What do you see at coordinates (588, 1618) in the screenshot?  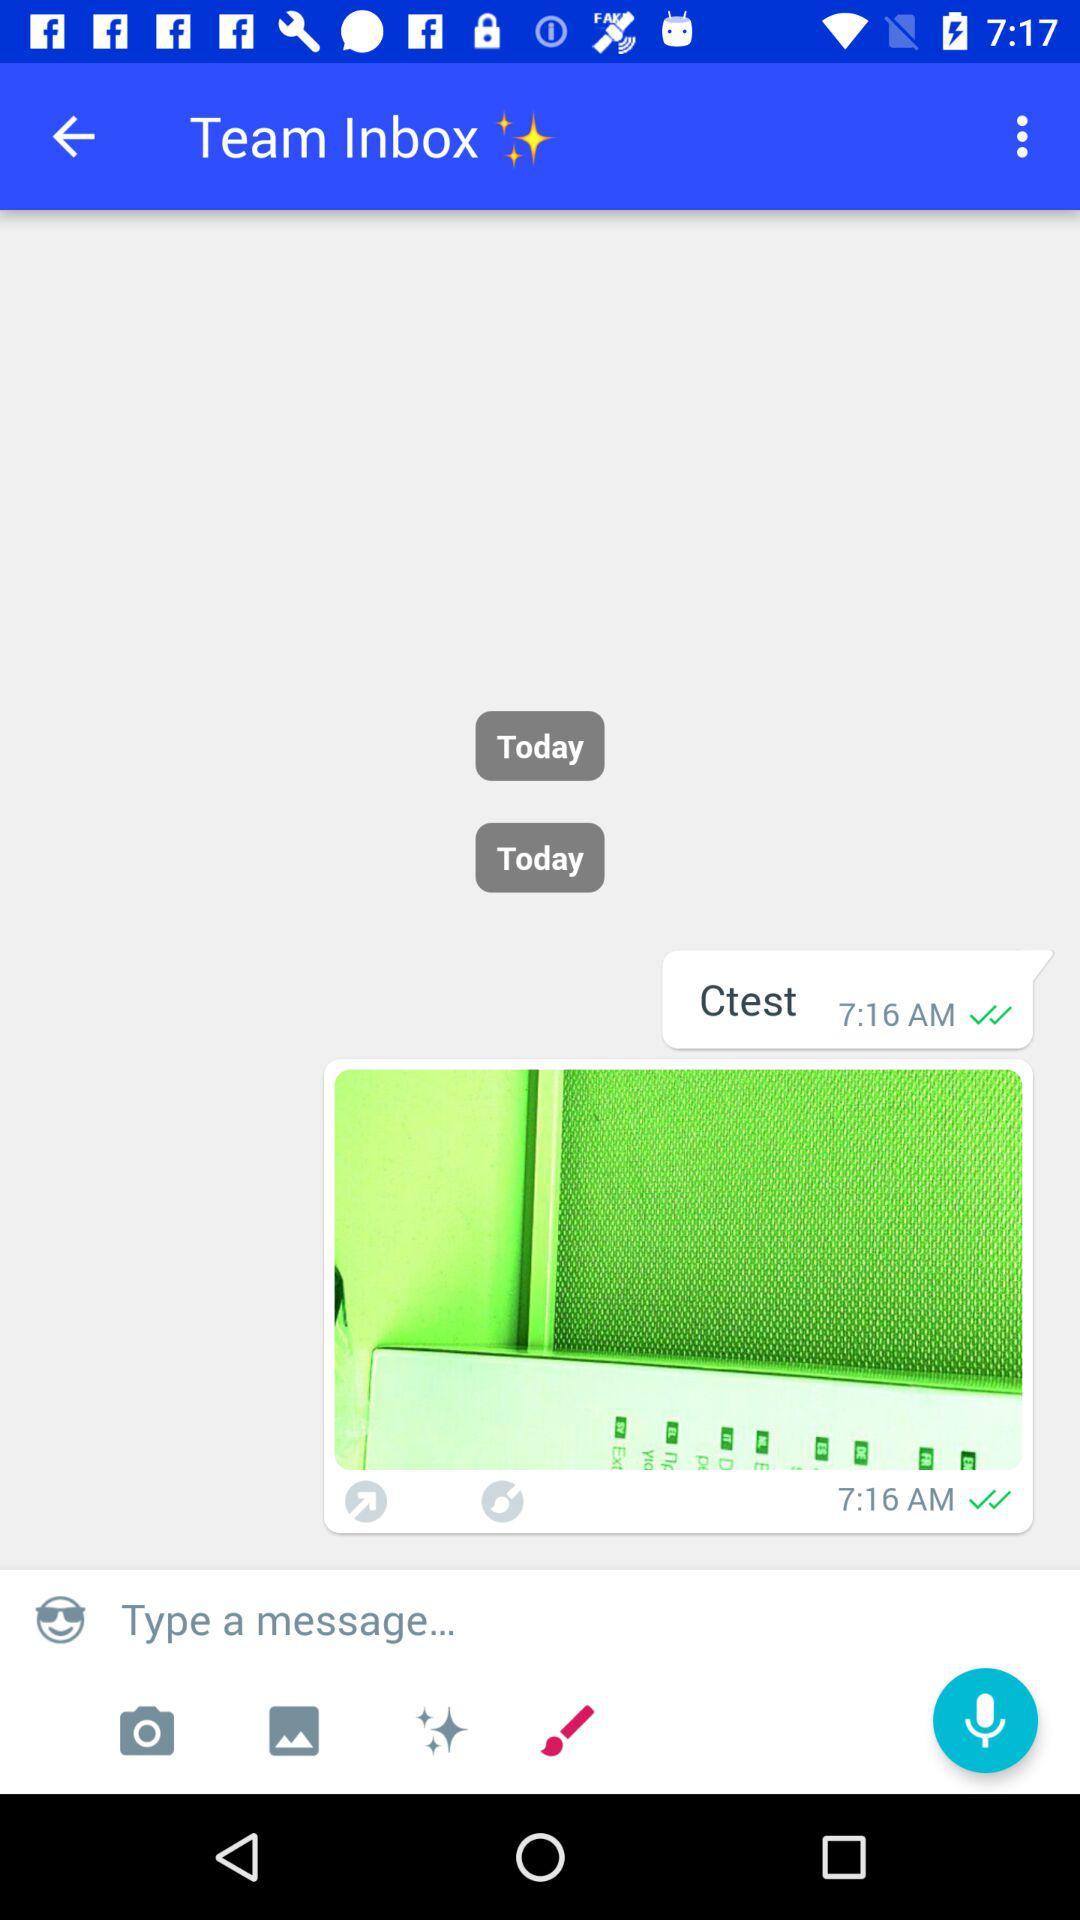 I see `insert message` at bounding box center [588, 1618].